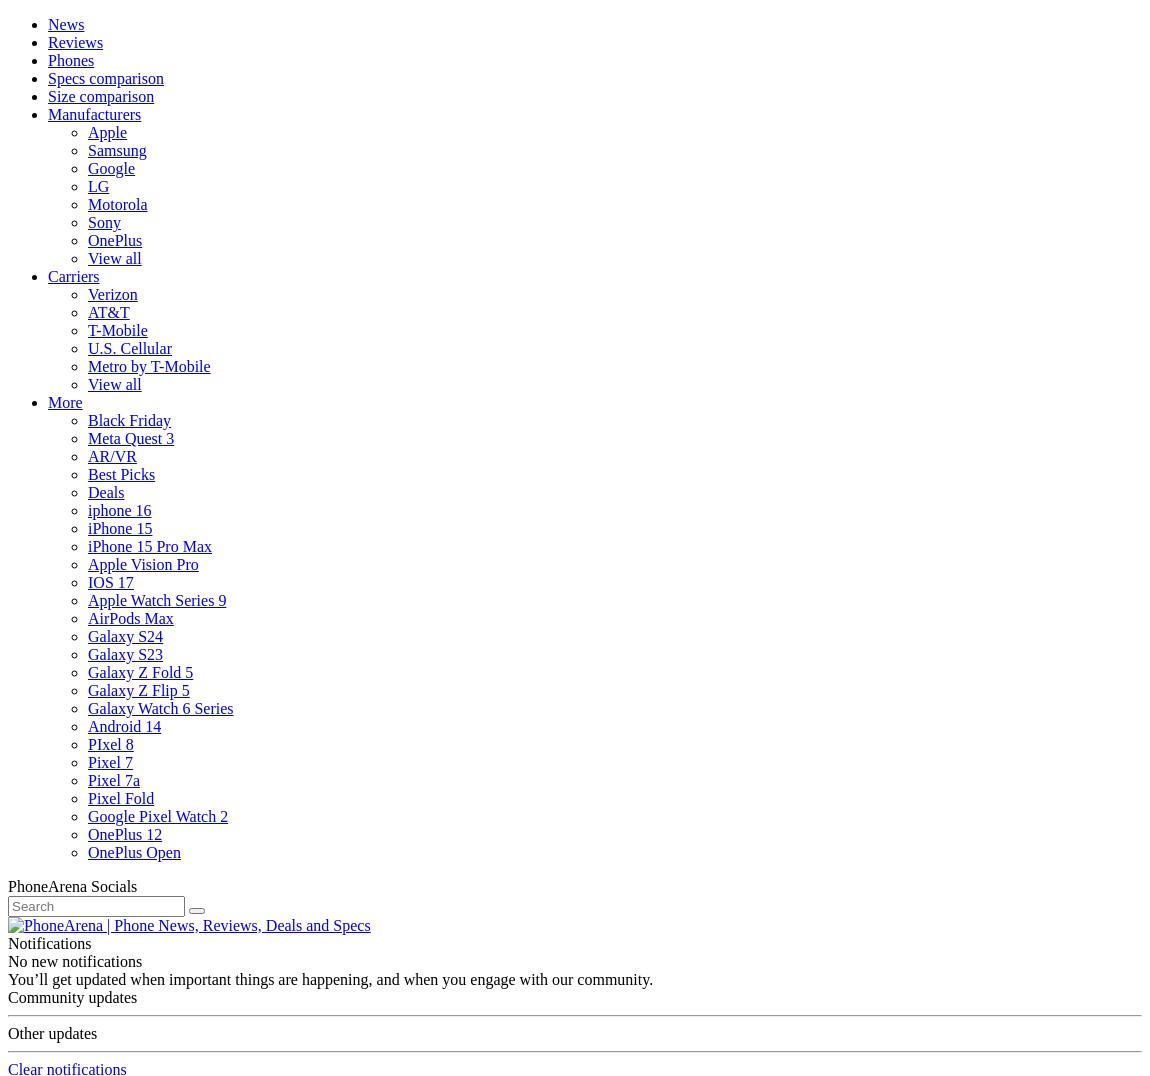  What do you see at coordinates (137, 690) in the screenshot?
I see `'Galaxy Z Flip 5'` at bounding box center [137, 690].